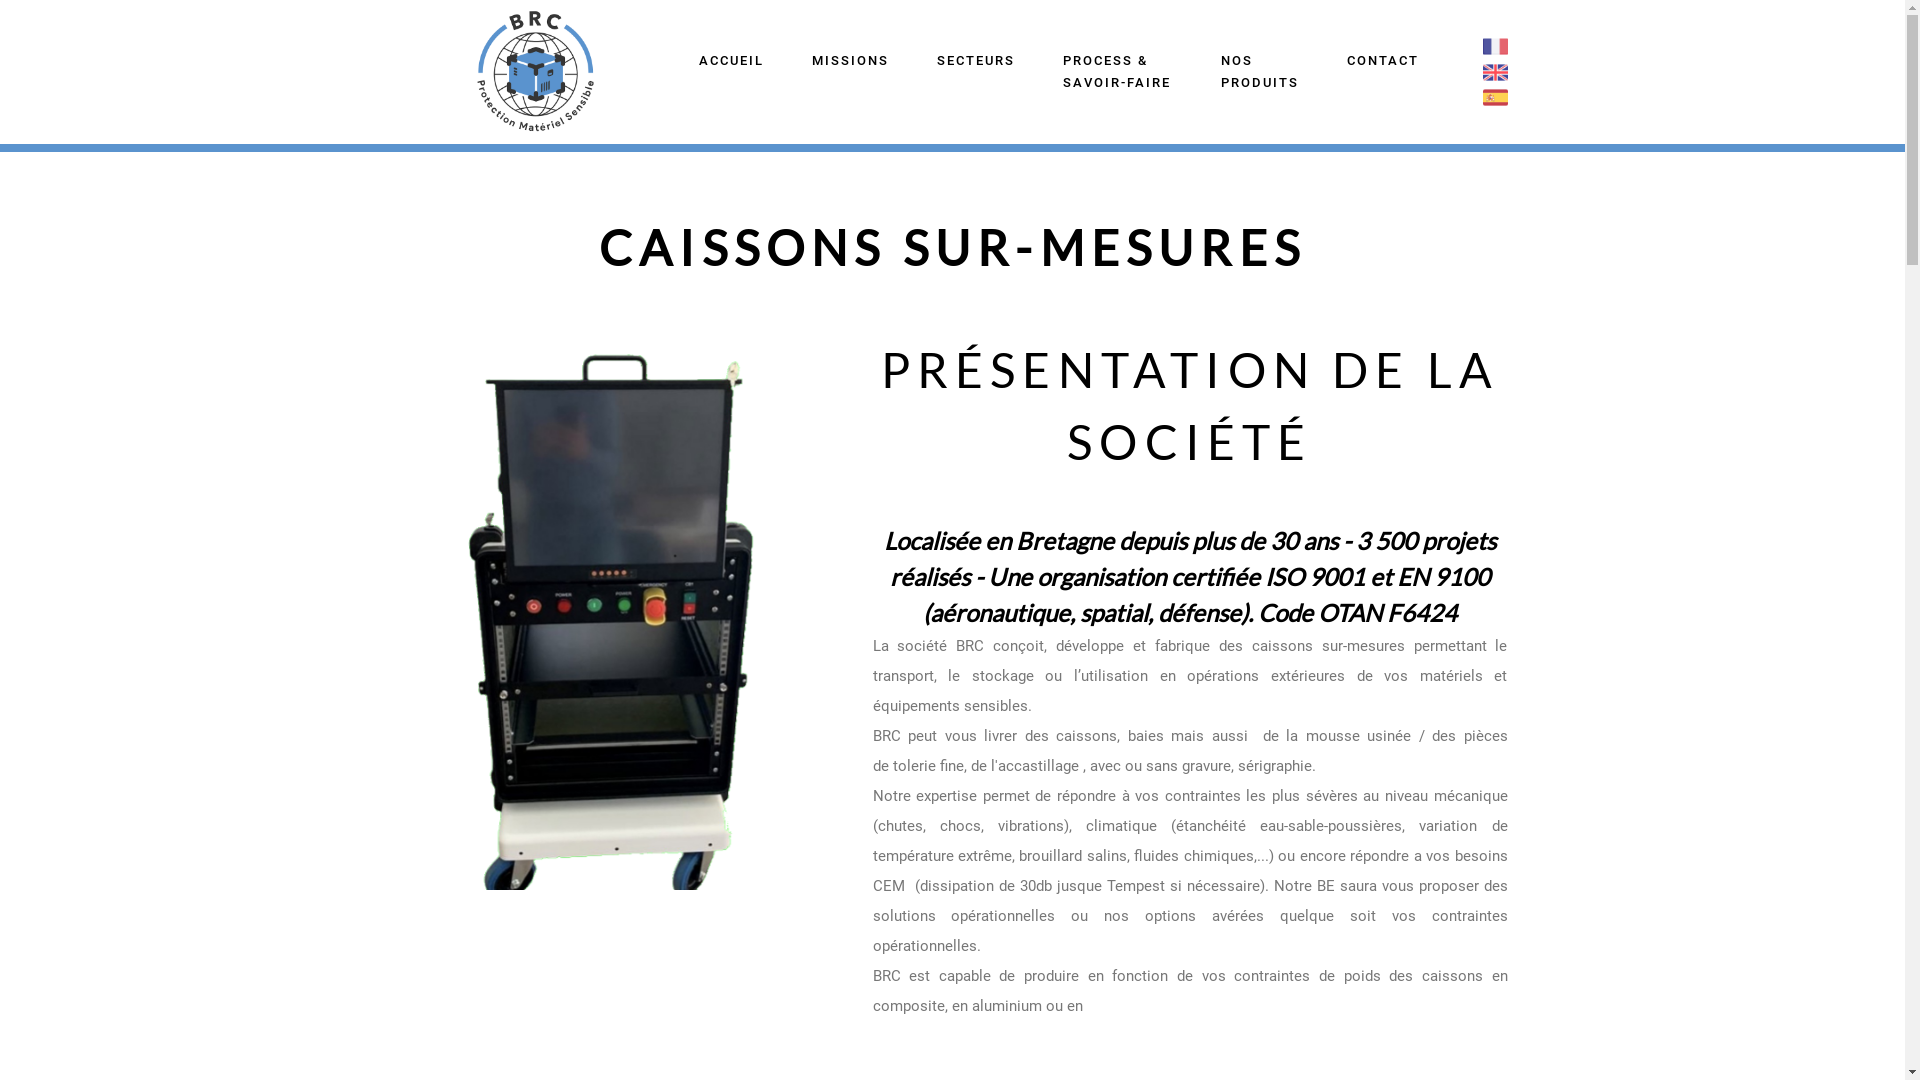 This screenshot has height=1080, width=1920. Describe the element at coordinates (1257, 71) in the screenshot. I see `'NOS PRODUITS'` at that location.